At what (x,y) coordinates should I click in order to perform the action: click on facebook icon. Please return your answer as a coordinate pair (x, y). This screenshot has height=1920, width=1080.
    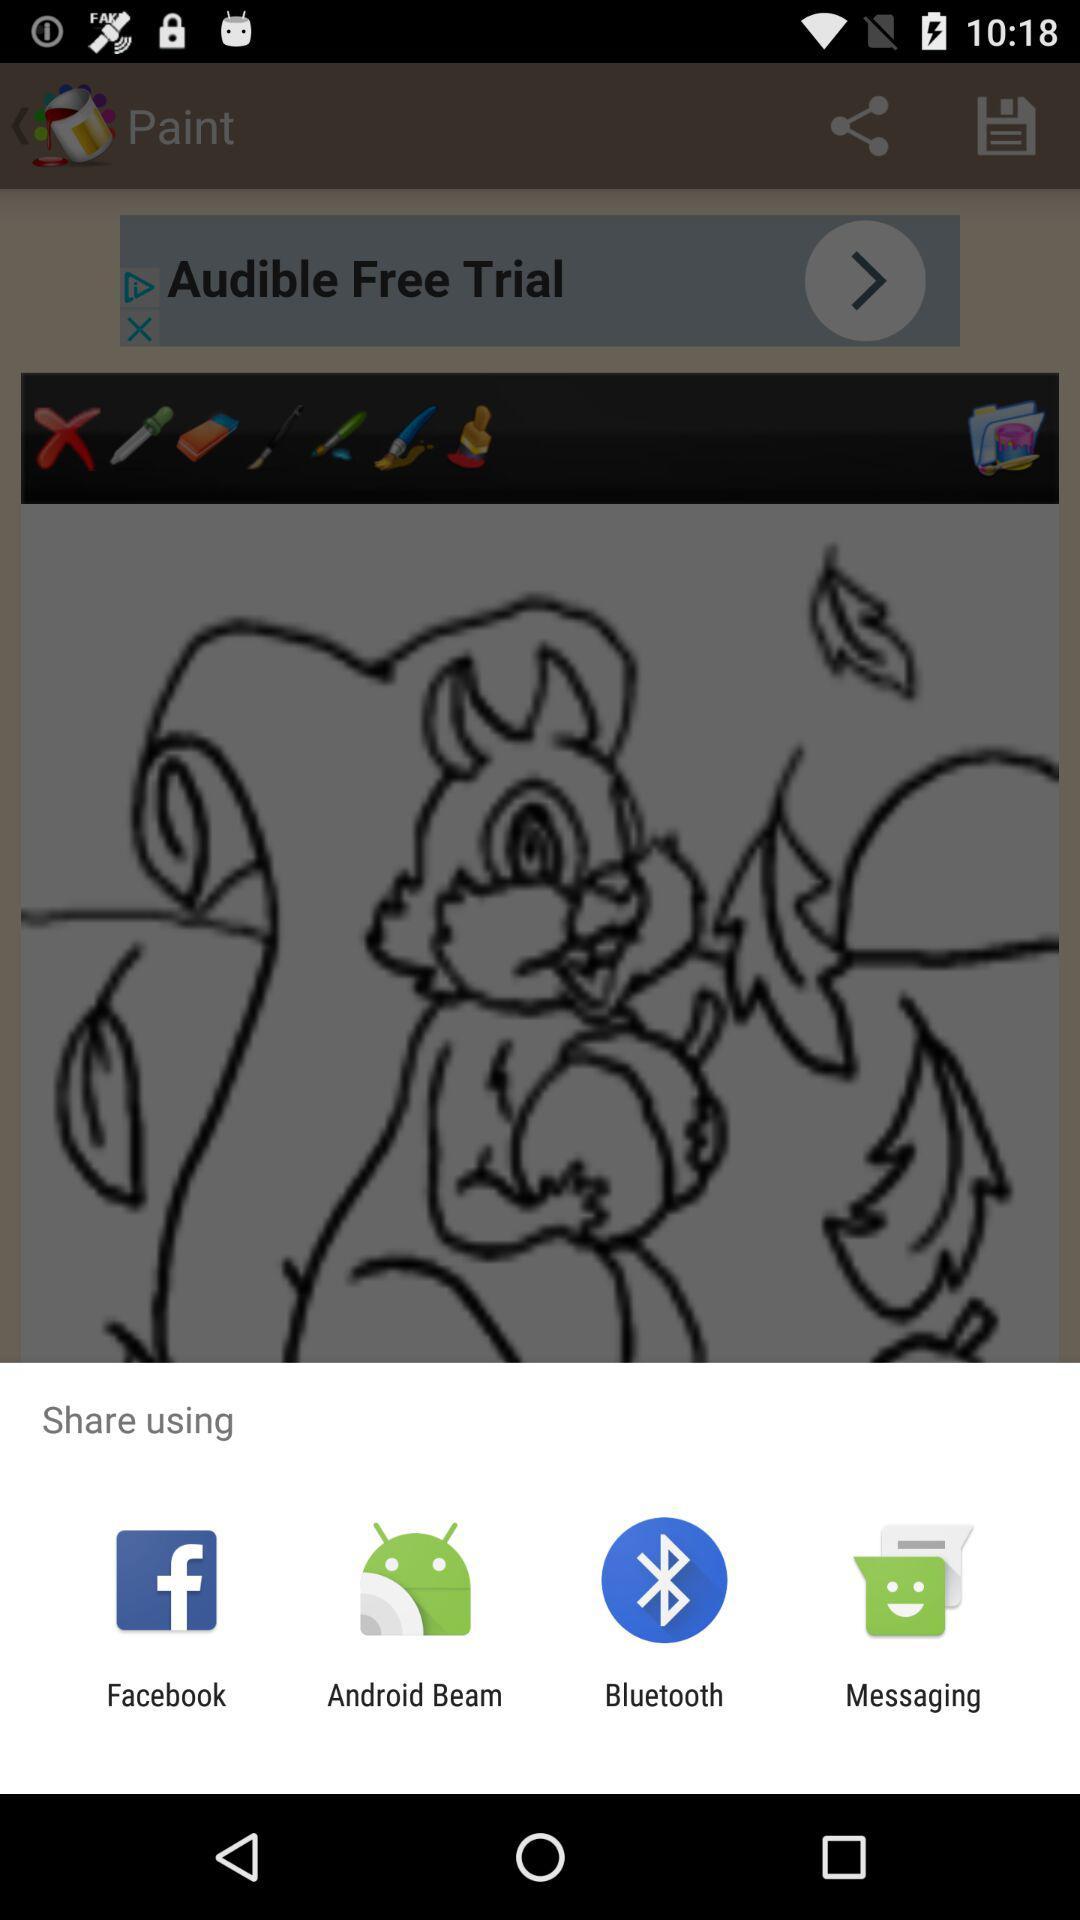
    Looking at the image, I should click on (165, 1711).